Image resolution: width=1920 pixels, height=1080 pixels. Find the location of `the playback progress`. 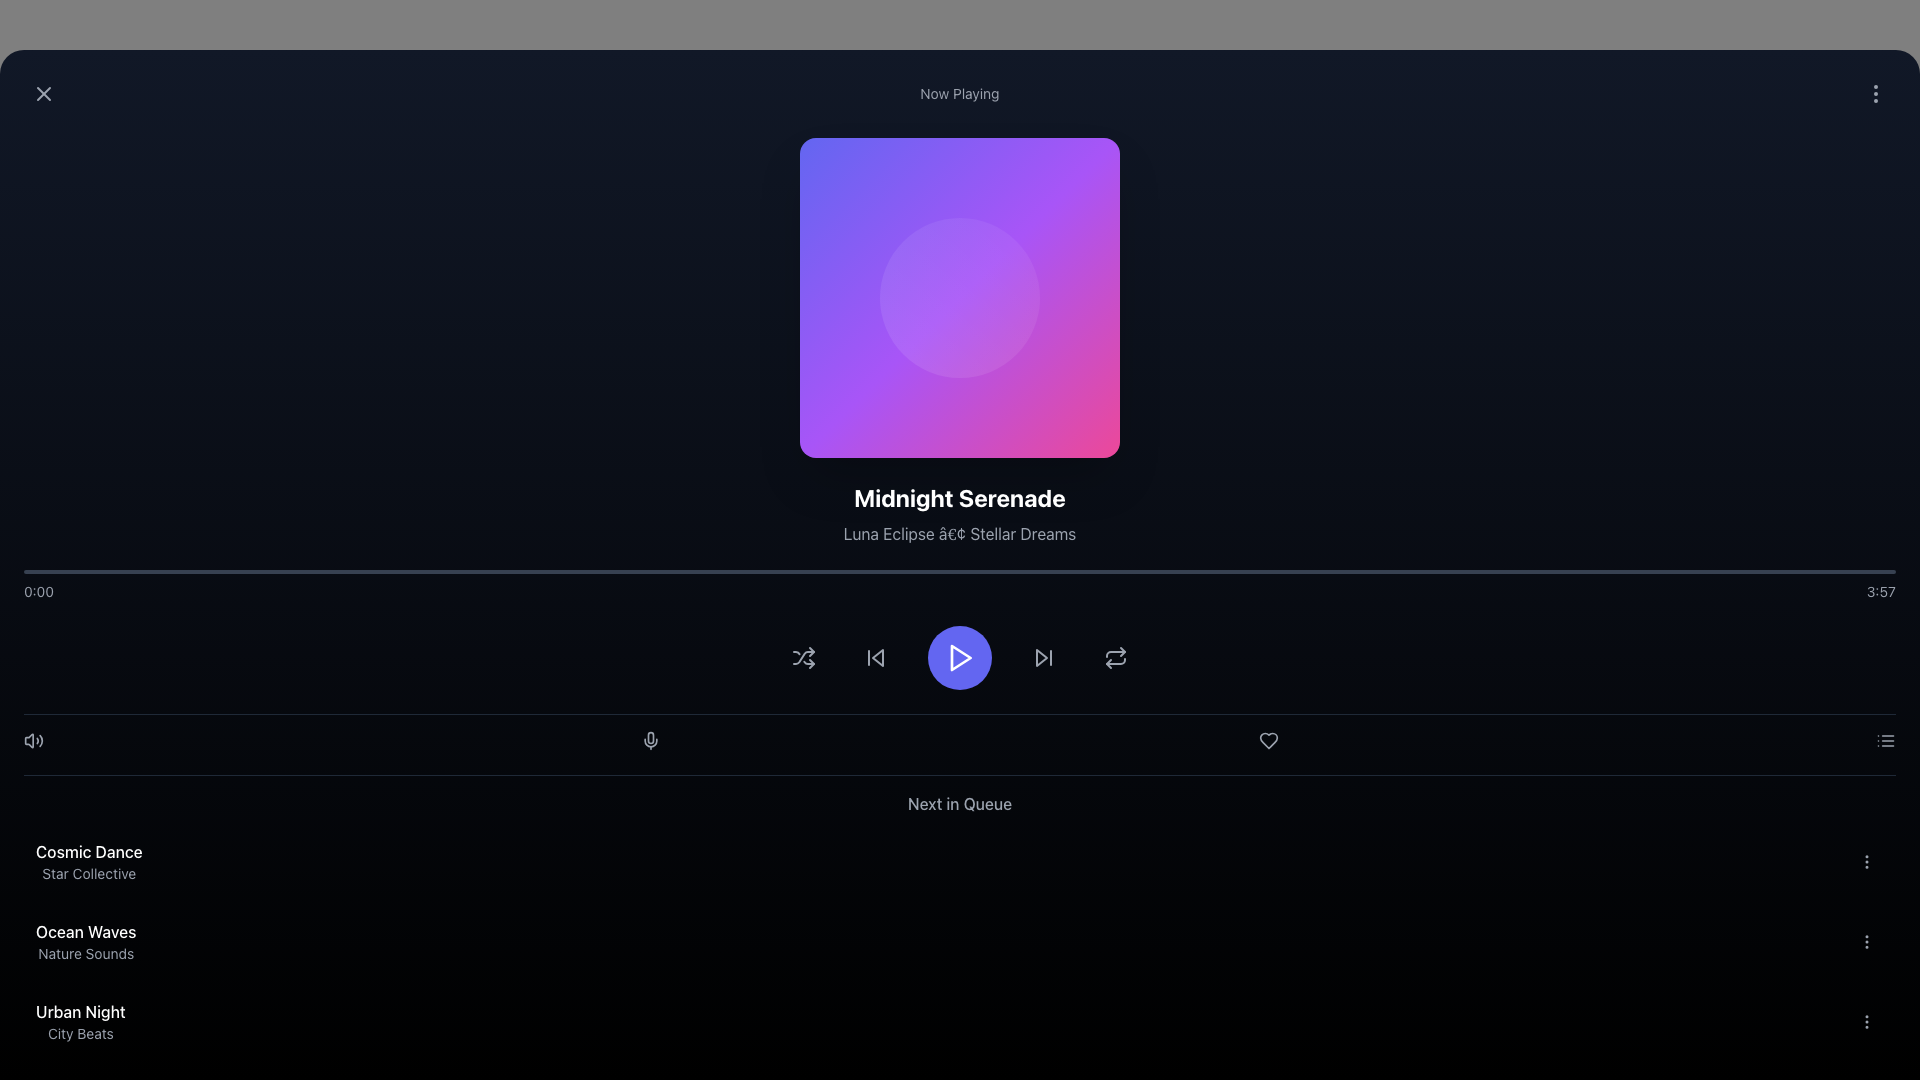

the playback progress is located at coordinates (1258, 571).